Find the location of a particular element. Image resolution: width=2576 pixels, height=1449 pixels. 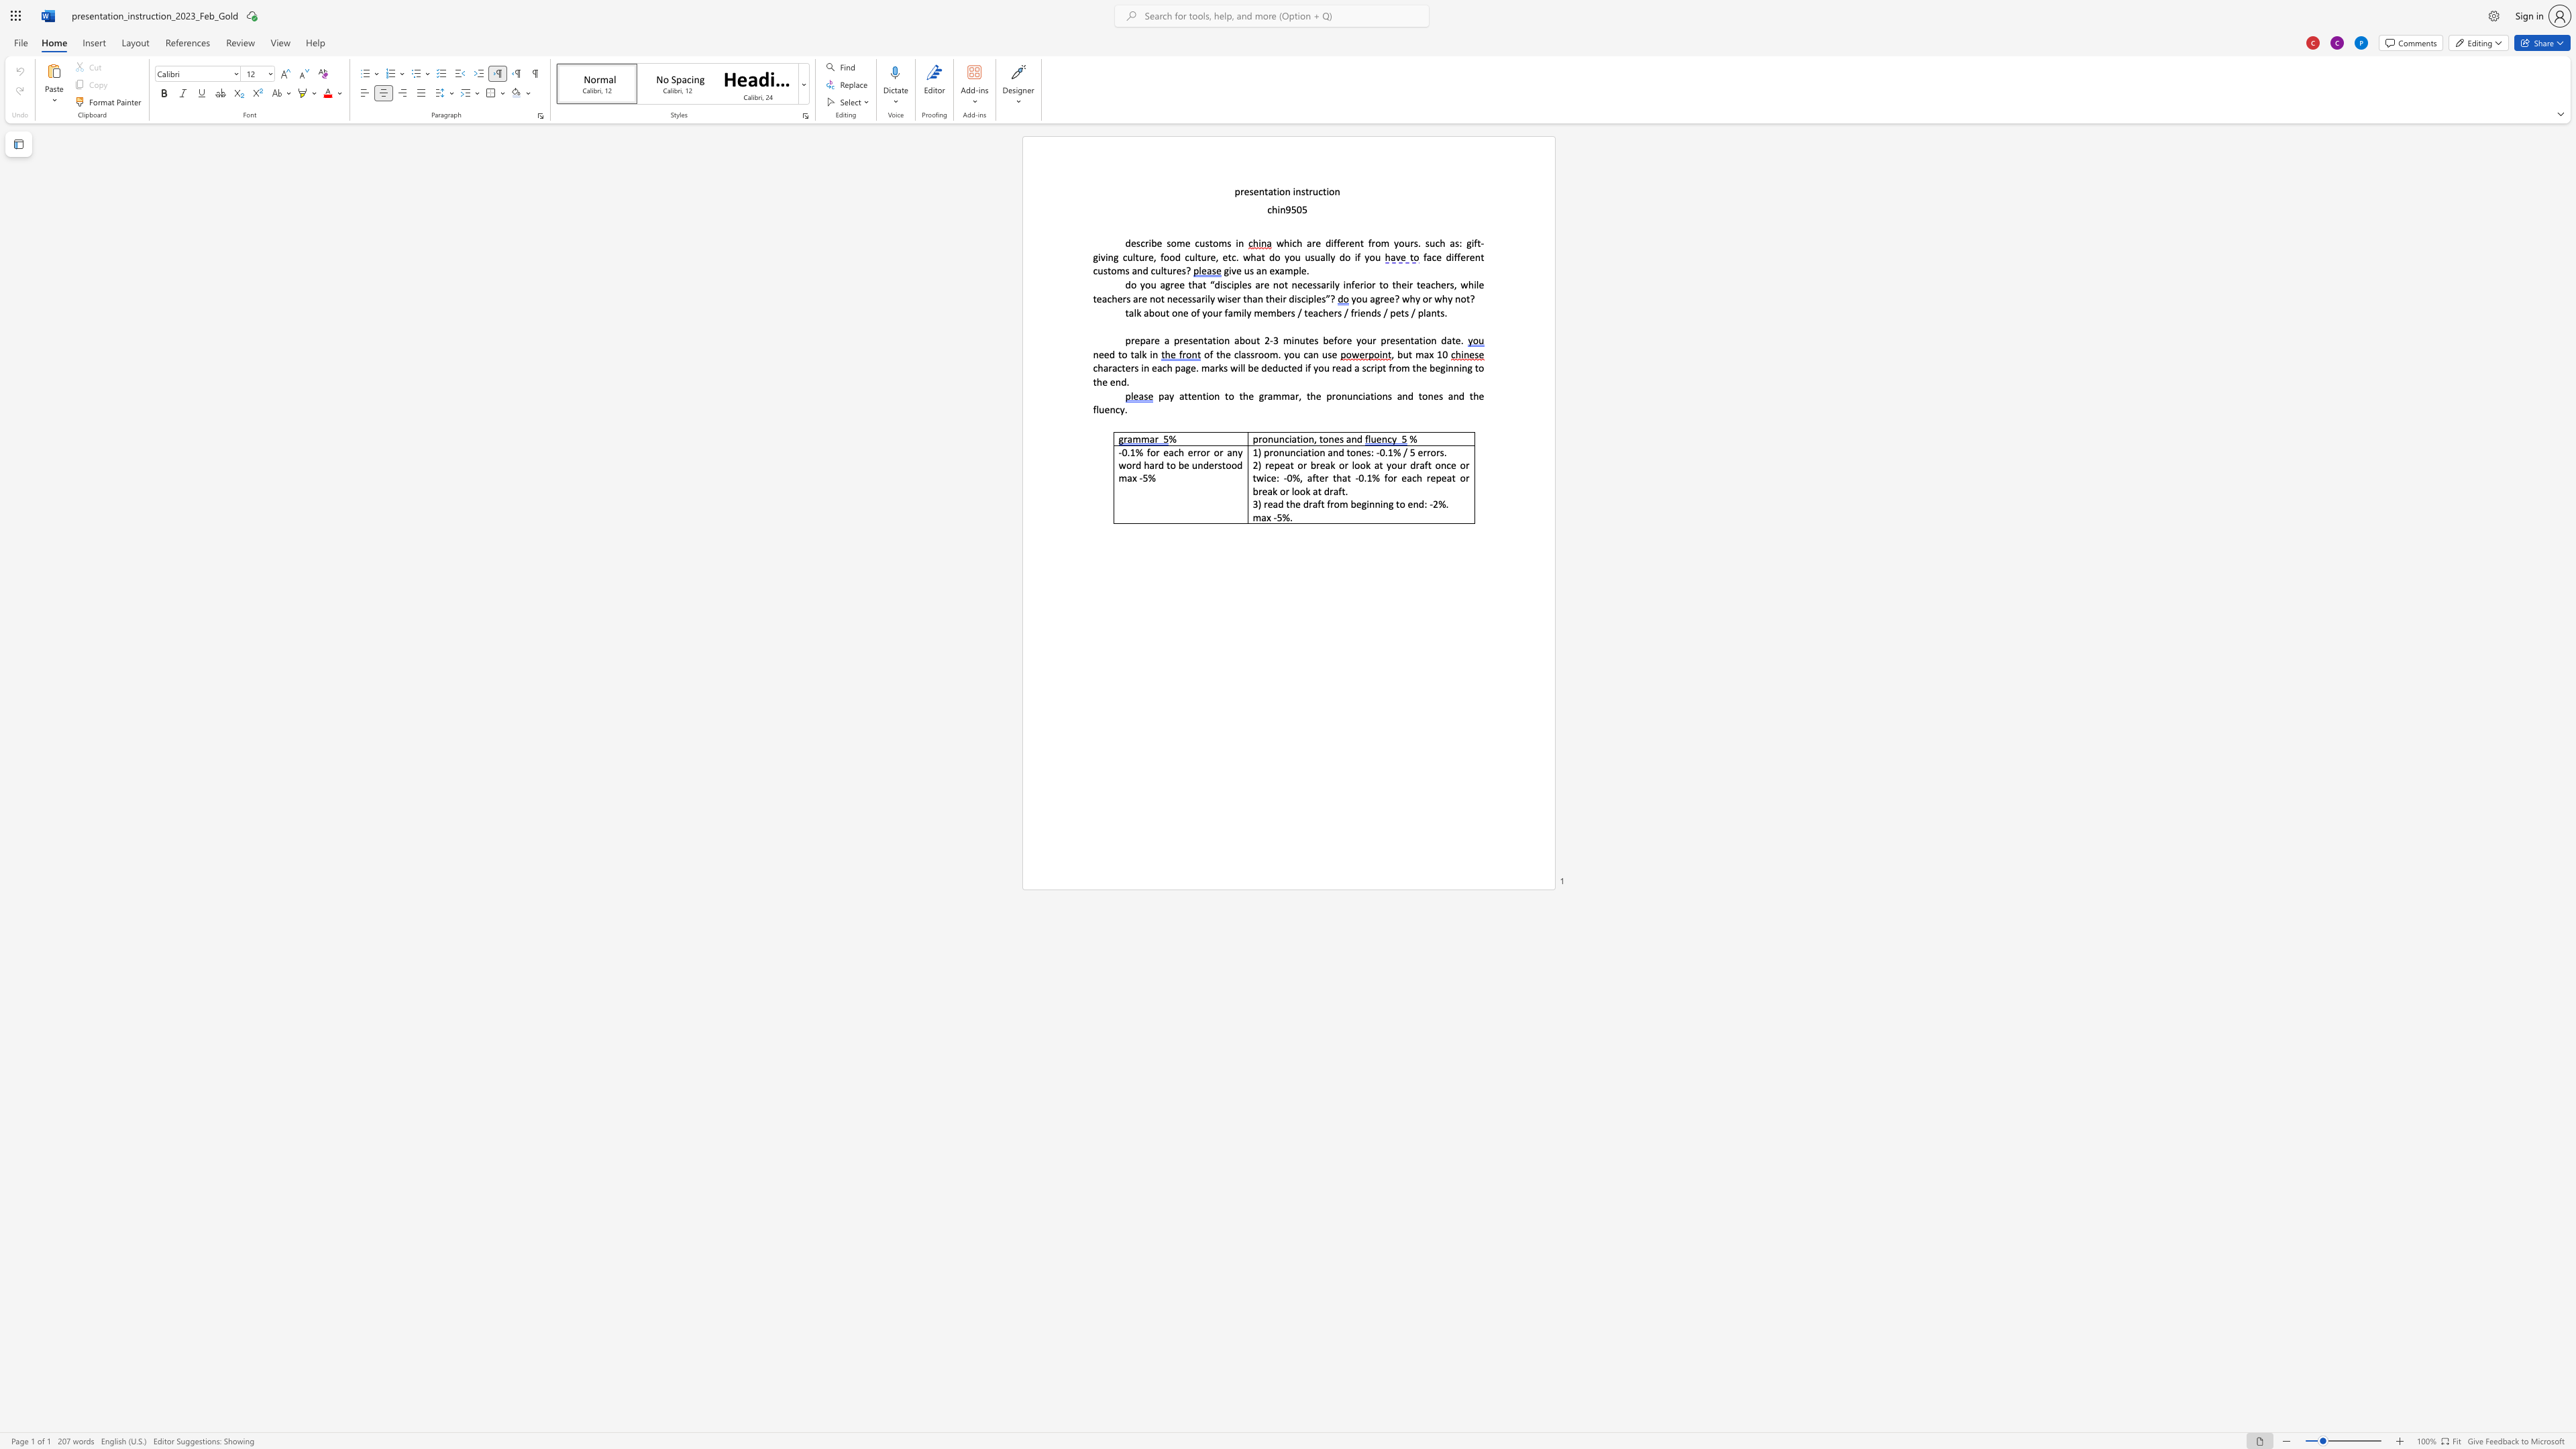

the 3th character "e" in the text is located at coordinates (1350, 242).